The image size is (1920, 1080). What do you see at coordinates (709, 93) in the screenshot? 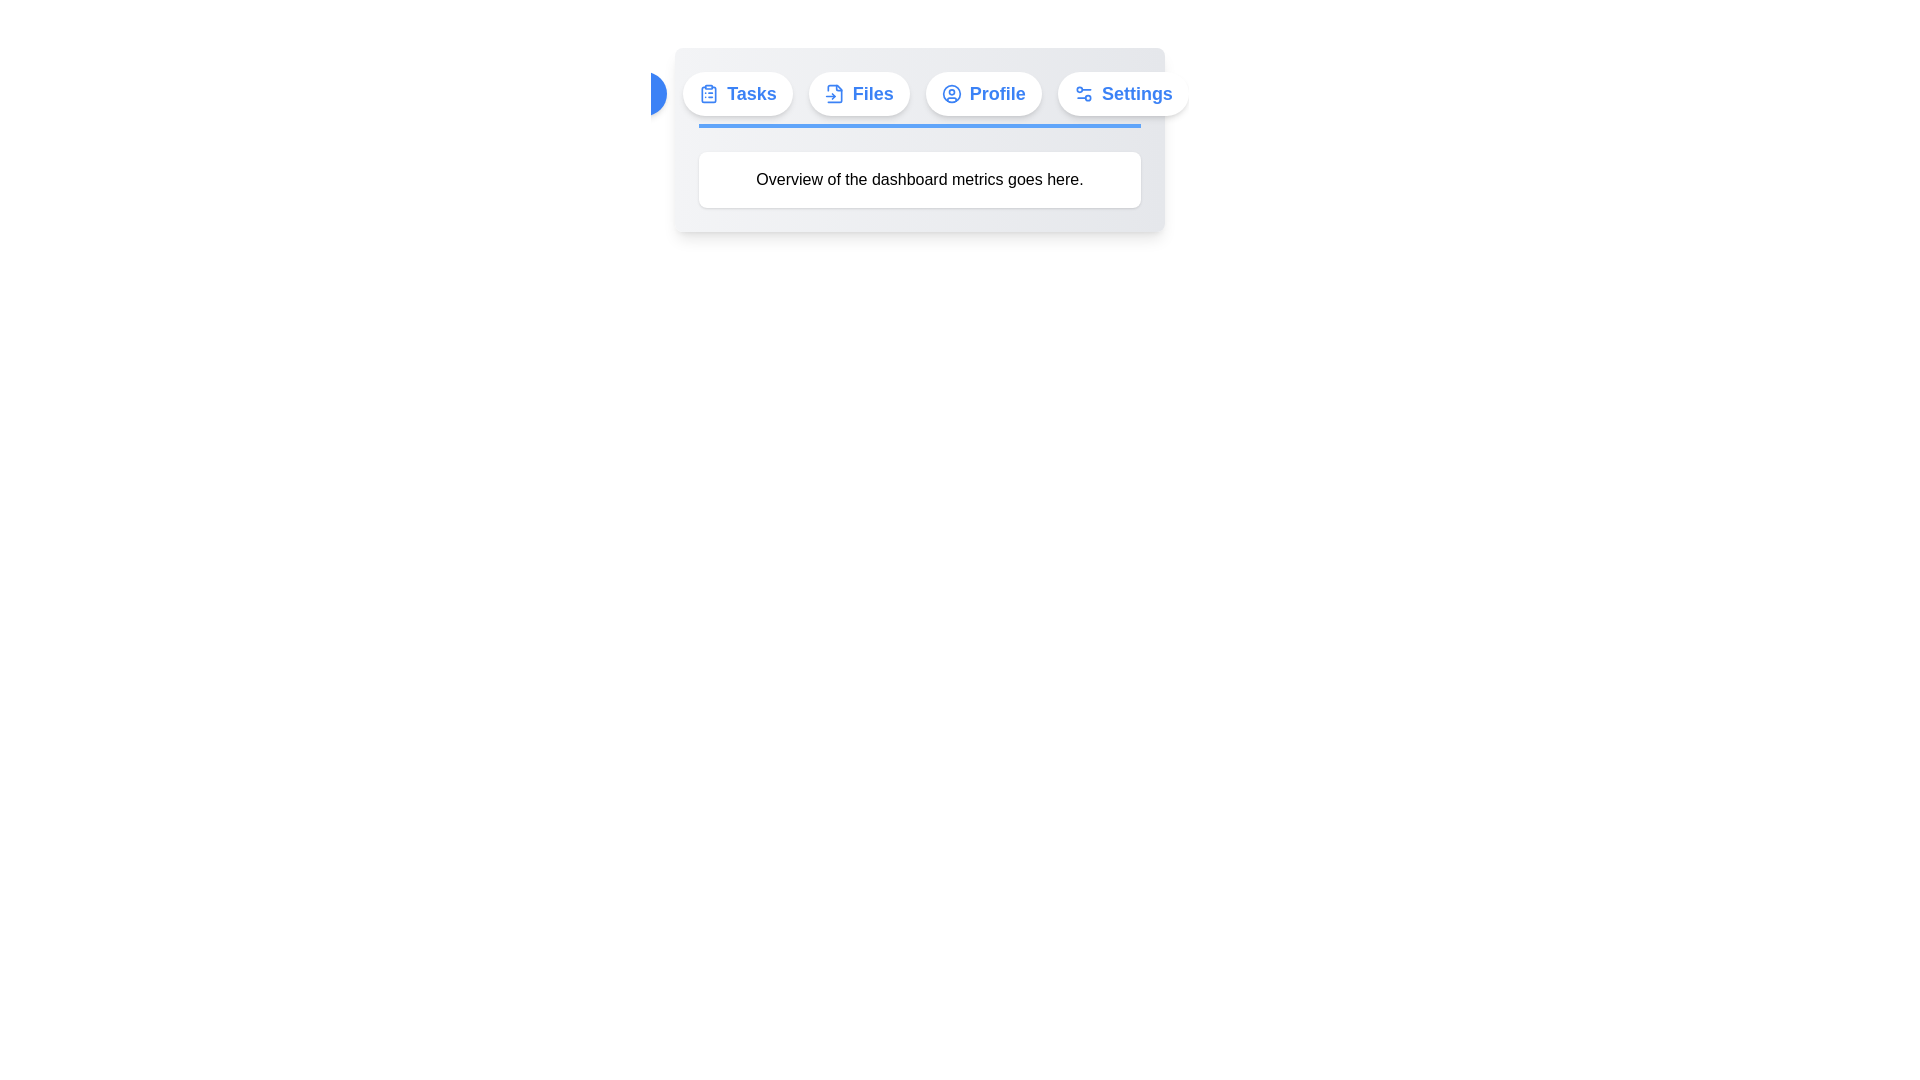
I see `the non-interactive icon located to the left of the 'Tasks' button in the horizontal navigation bar, which visually represents task-oriented functionalities` at bounding box center [709, 93].